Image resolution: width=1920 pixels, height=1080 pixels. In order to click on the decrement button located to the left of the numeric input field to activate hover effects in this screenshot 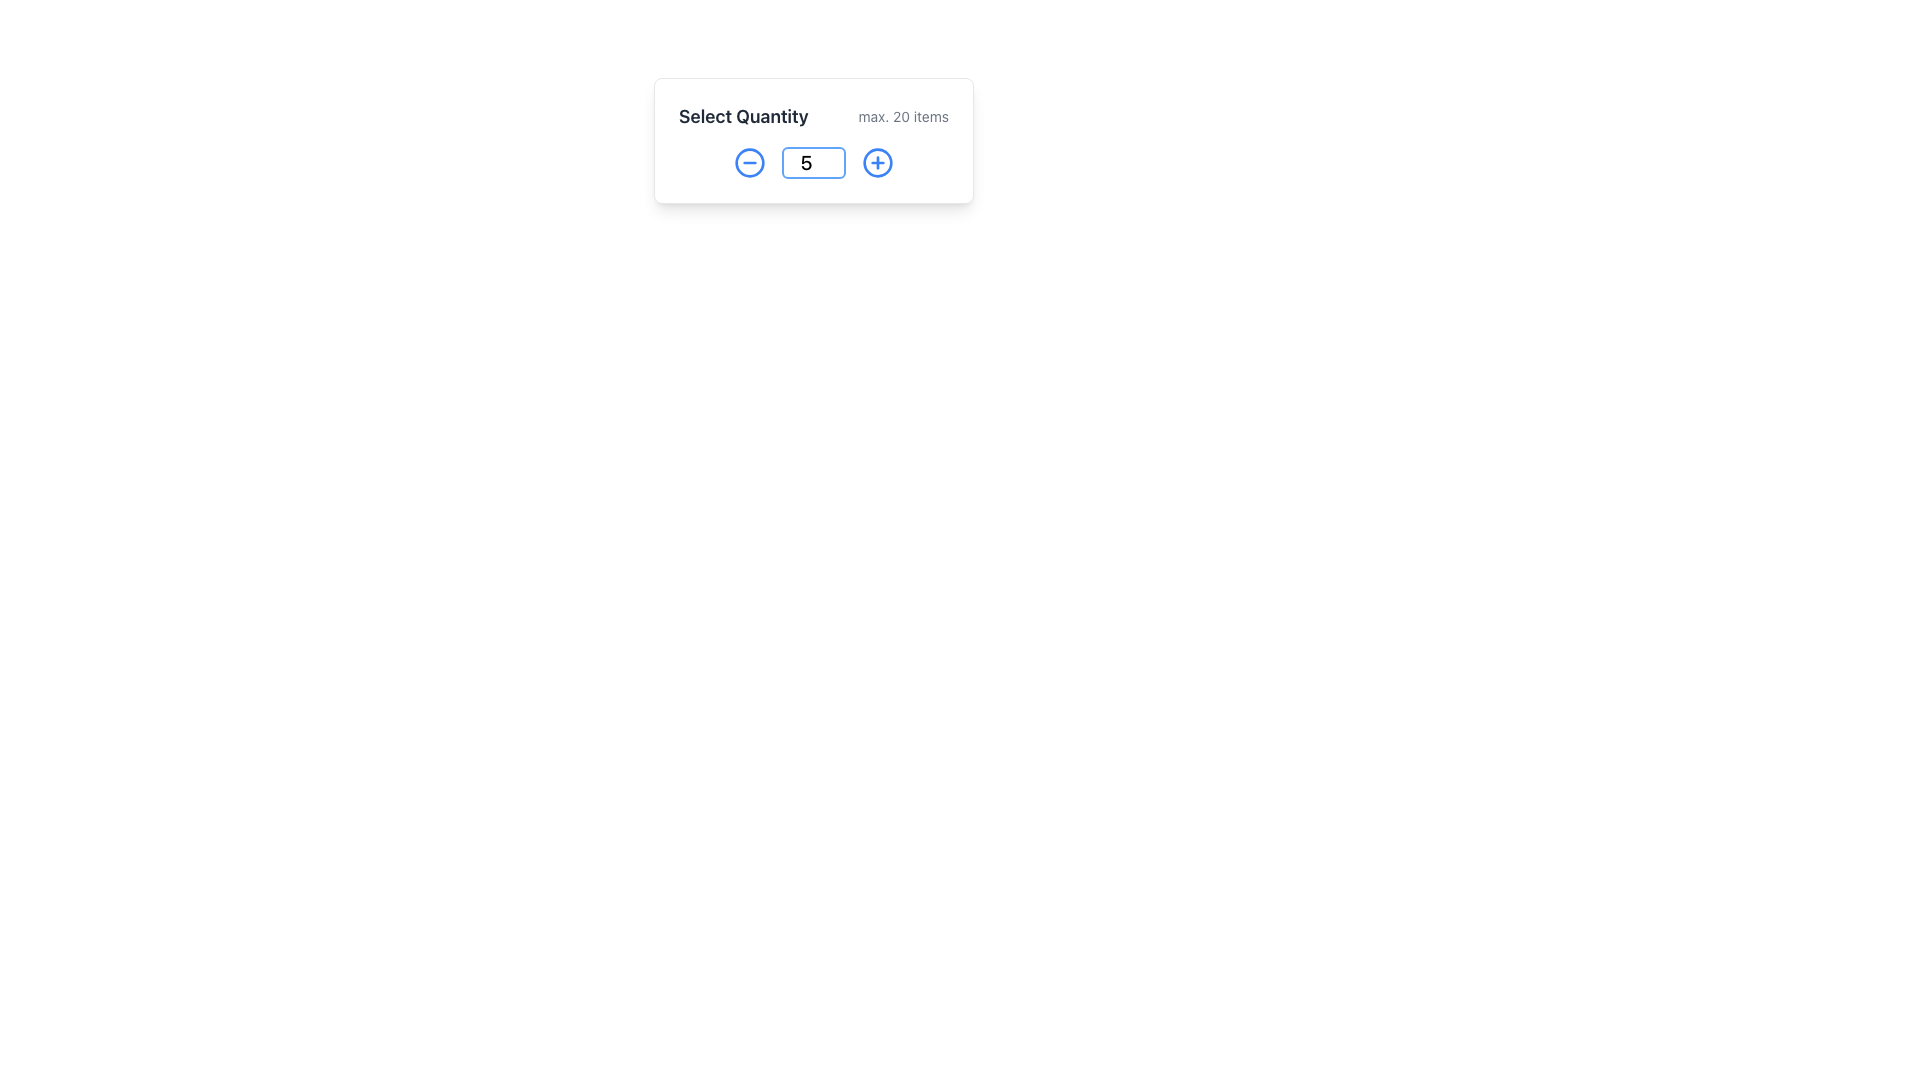, I will do `click(748, 161)`.